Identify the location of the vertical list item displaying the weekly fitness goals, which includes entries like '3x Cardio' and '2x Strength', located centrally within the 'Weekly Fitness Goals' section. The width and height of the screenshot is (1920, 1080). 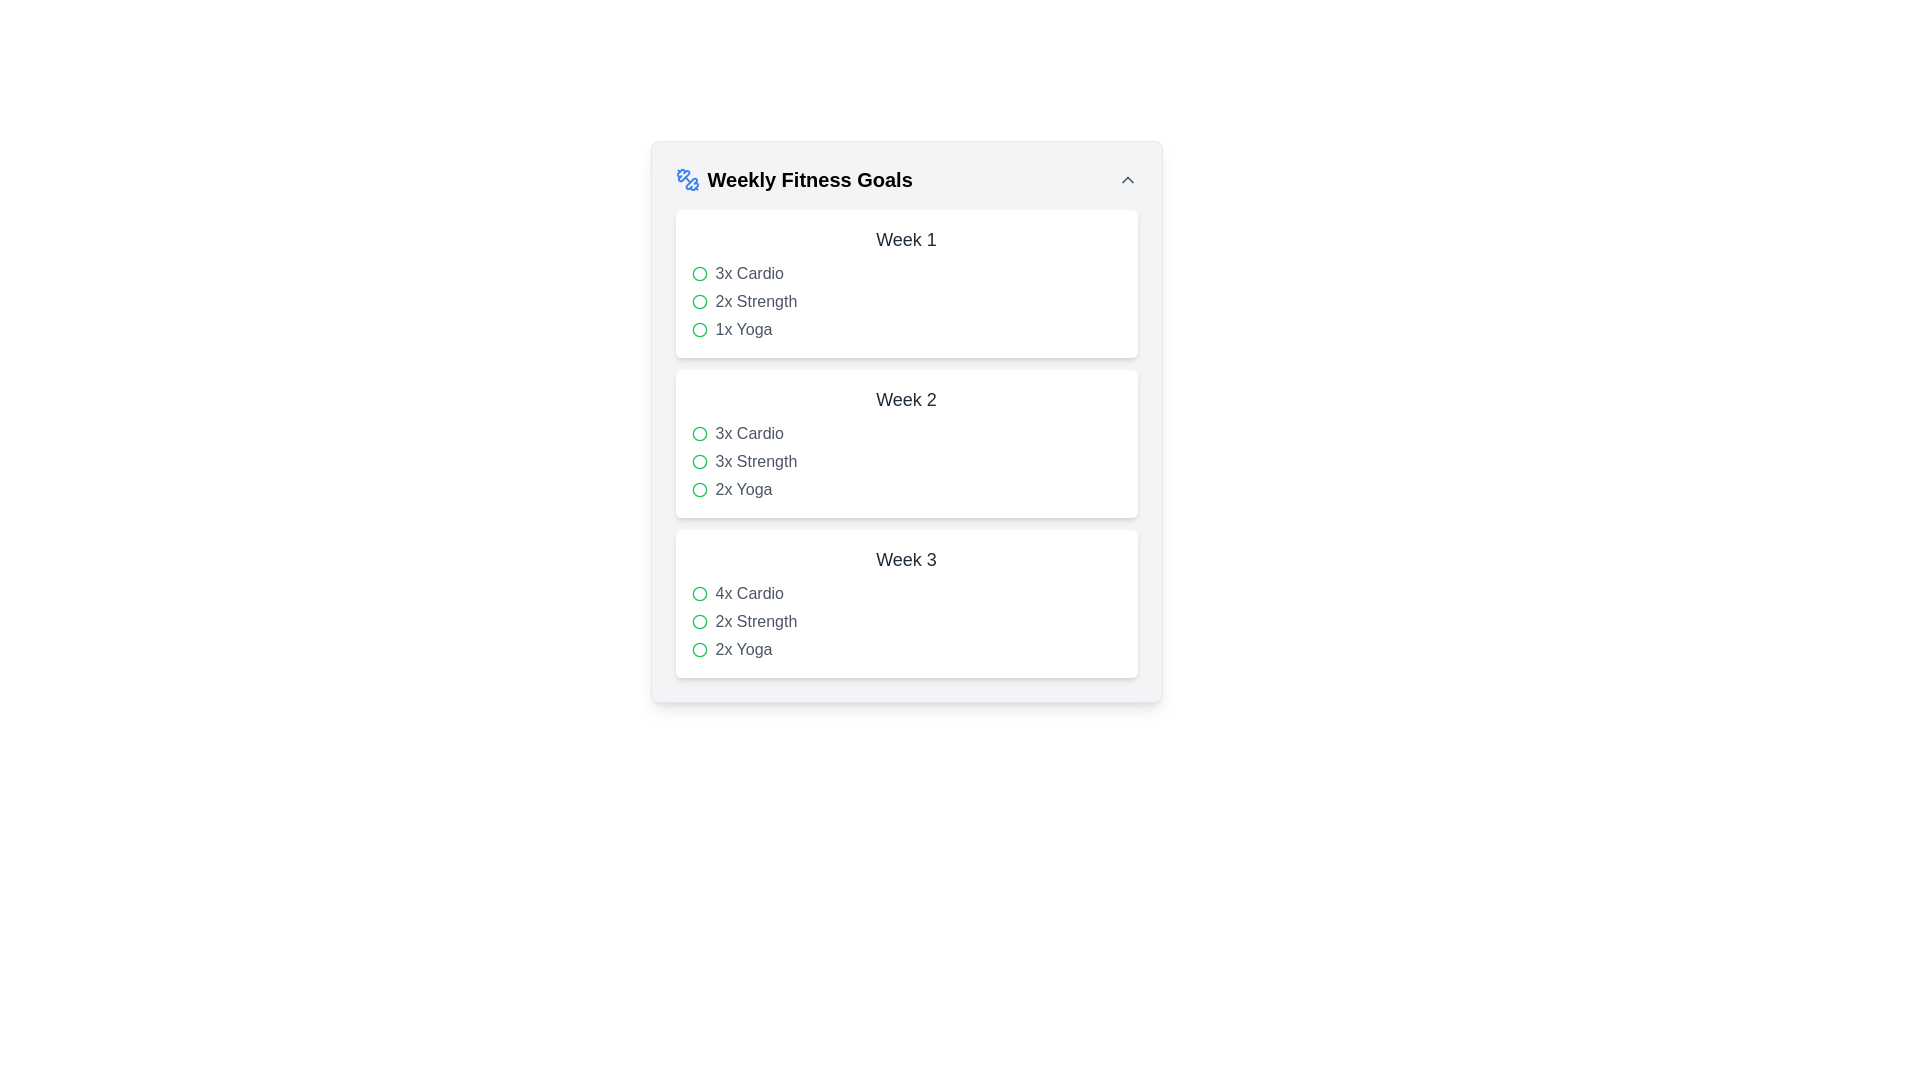
(905, 442).